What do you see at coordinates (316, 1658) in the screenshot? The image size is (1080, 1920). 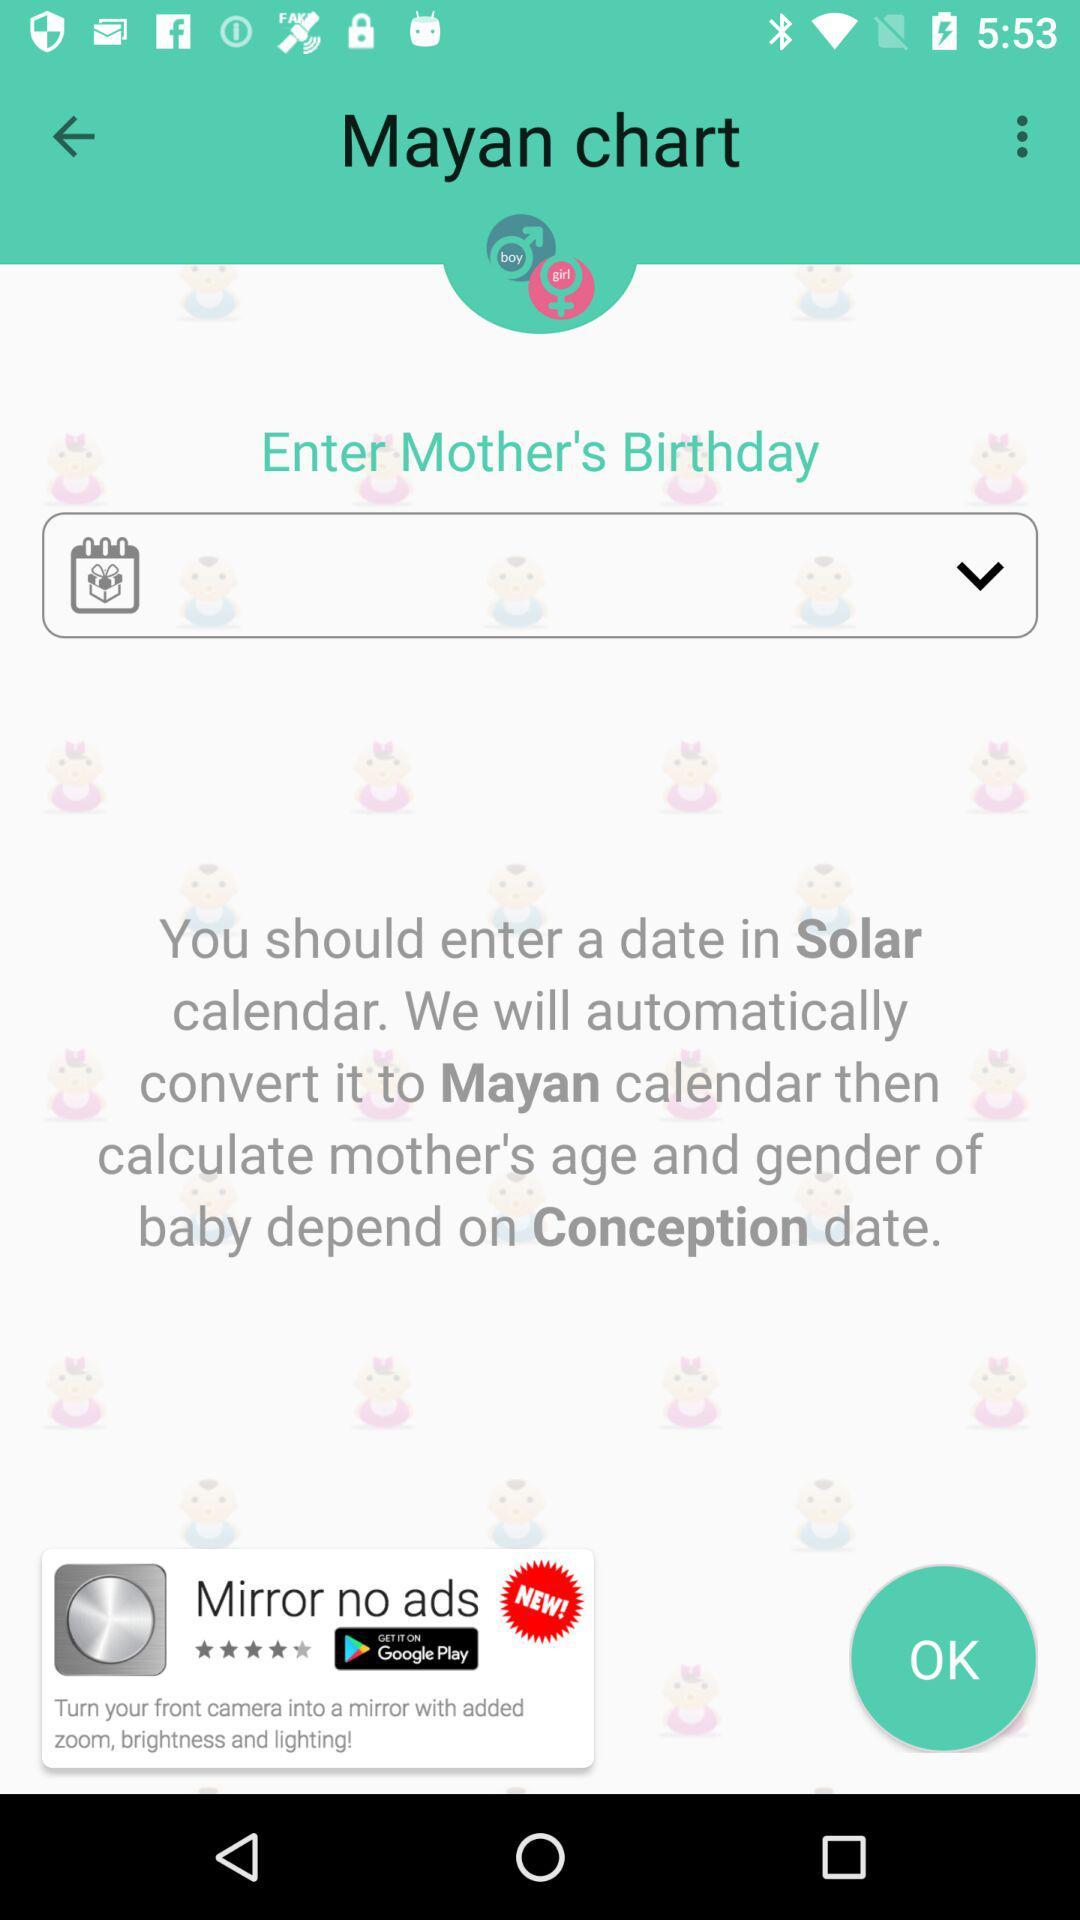 I see `the button on the bottom left corner of the web page` at bounding box center [316, 1658].